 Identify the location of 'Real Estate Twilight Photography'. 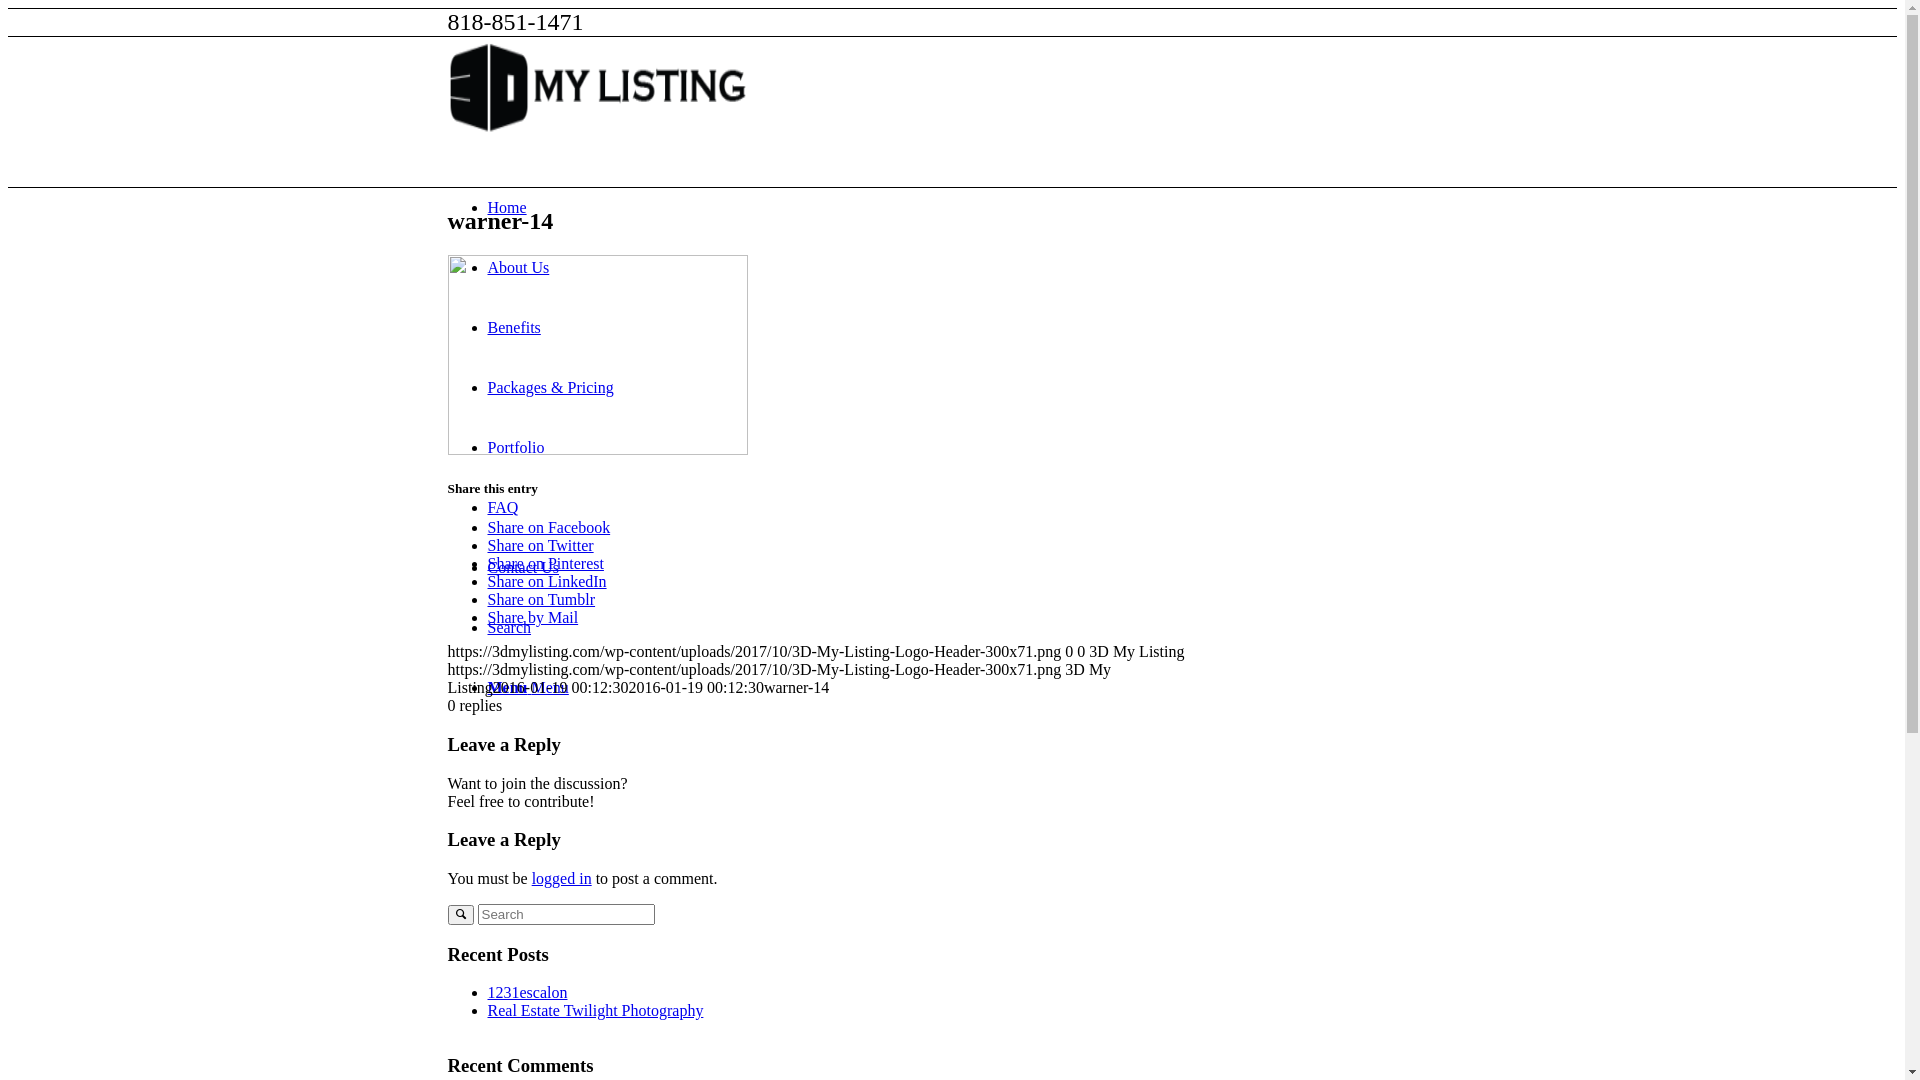
(594, 1010).